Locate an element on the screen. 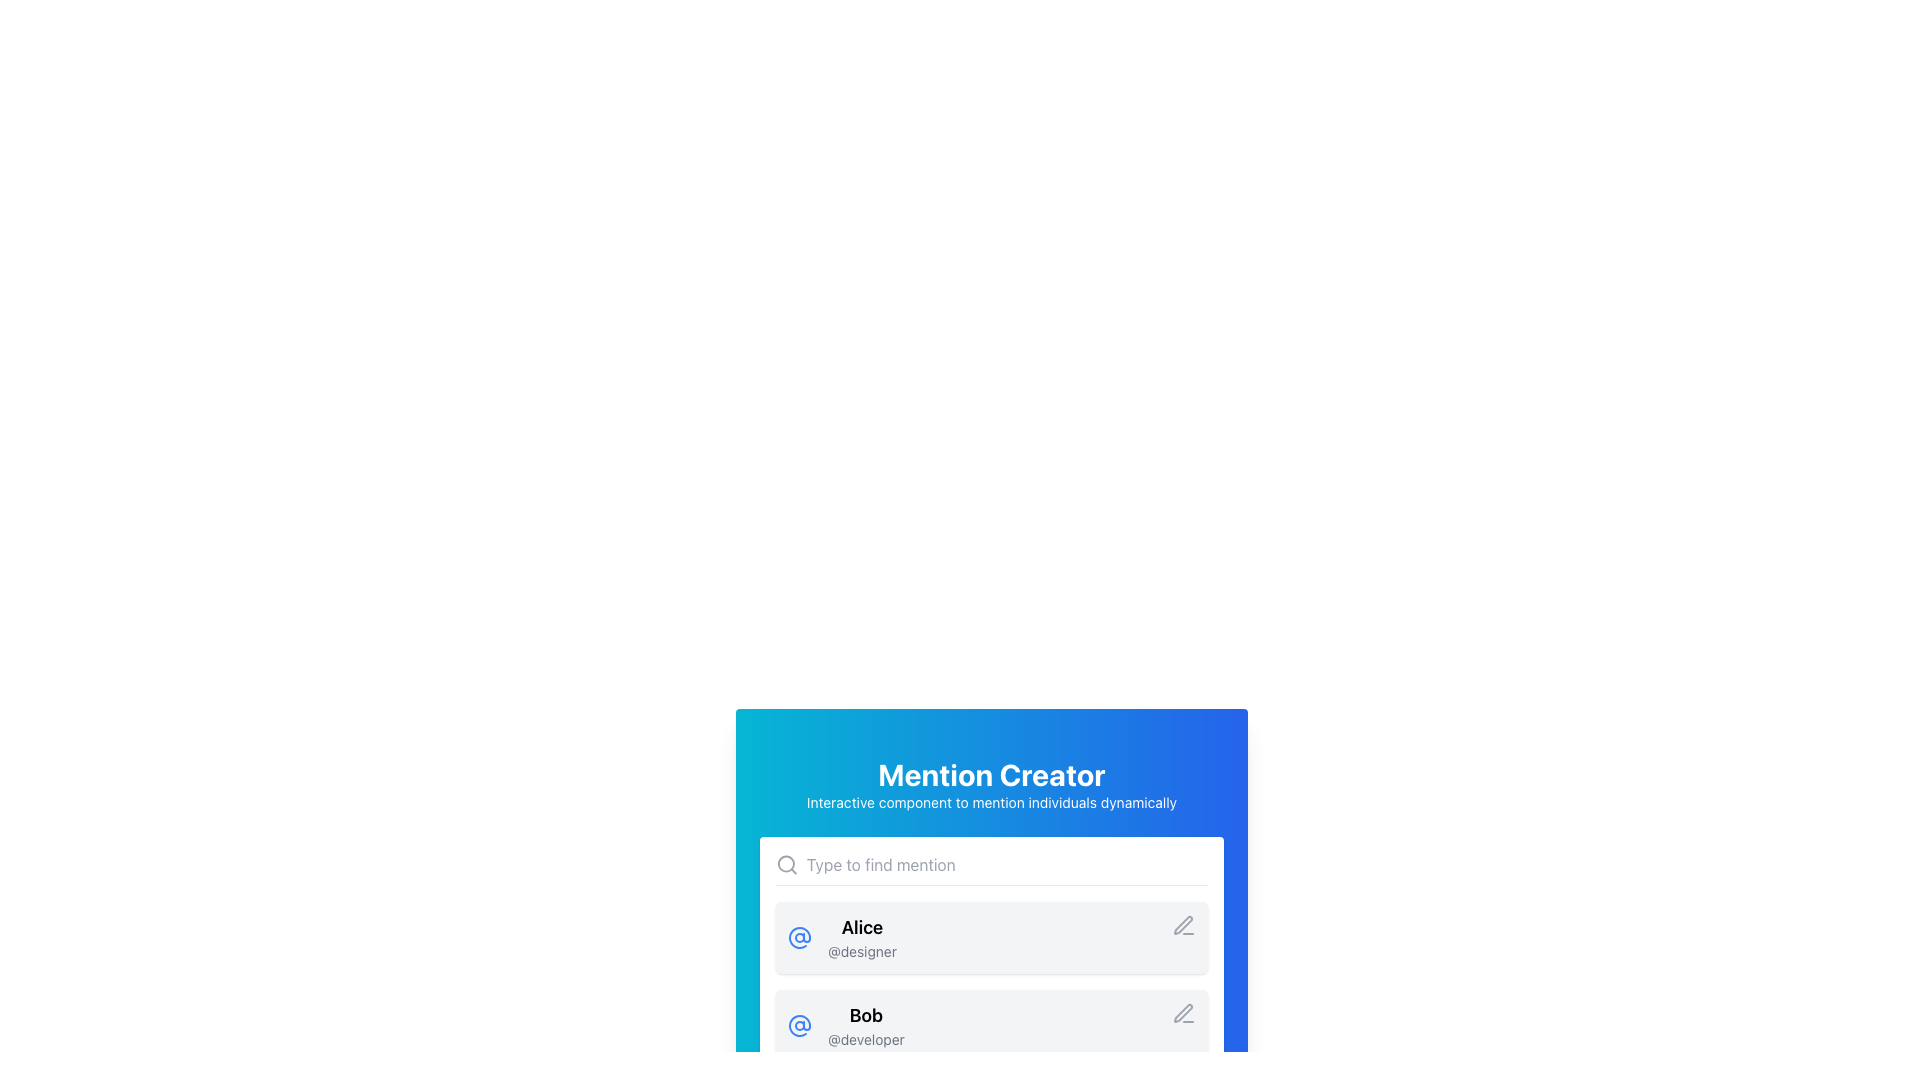 The width and height of the screenshot is (1920, 1080). the '@' icon with a blue outline located to the left of the profile labeled 'Bob' in the second profile entry of the list is located at coordinates (800, 937).